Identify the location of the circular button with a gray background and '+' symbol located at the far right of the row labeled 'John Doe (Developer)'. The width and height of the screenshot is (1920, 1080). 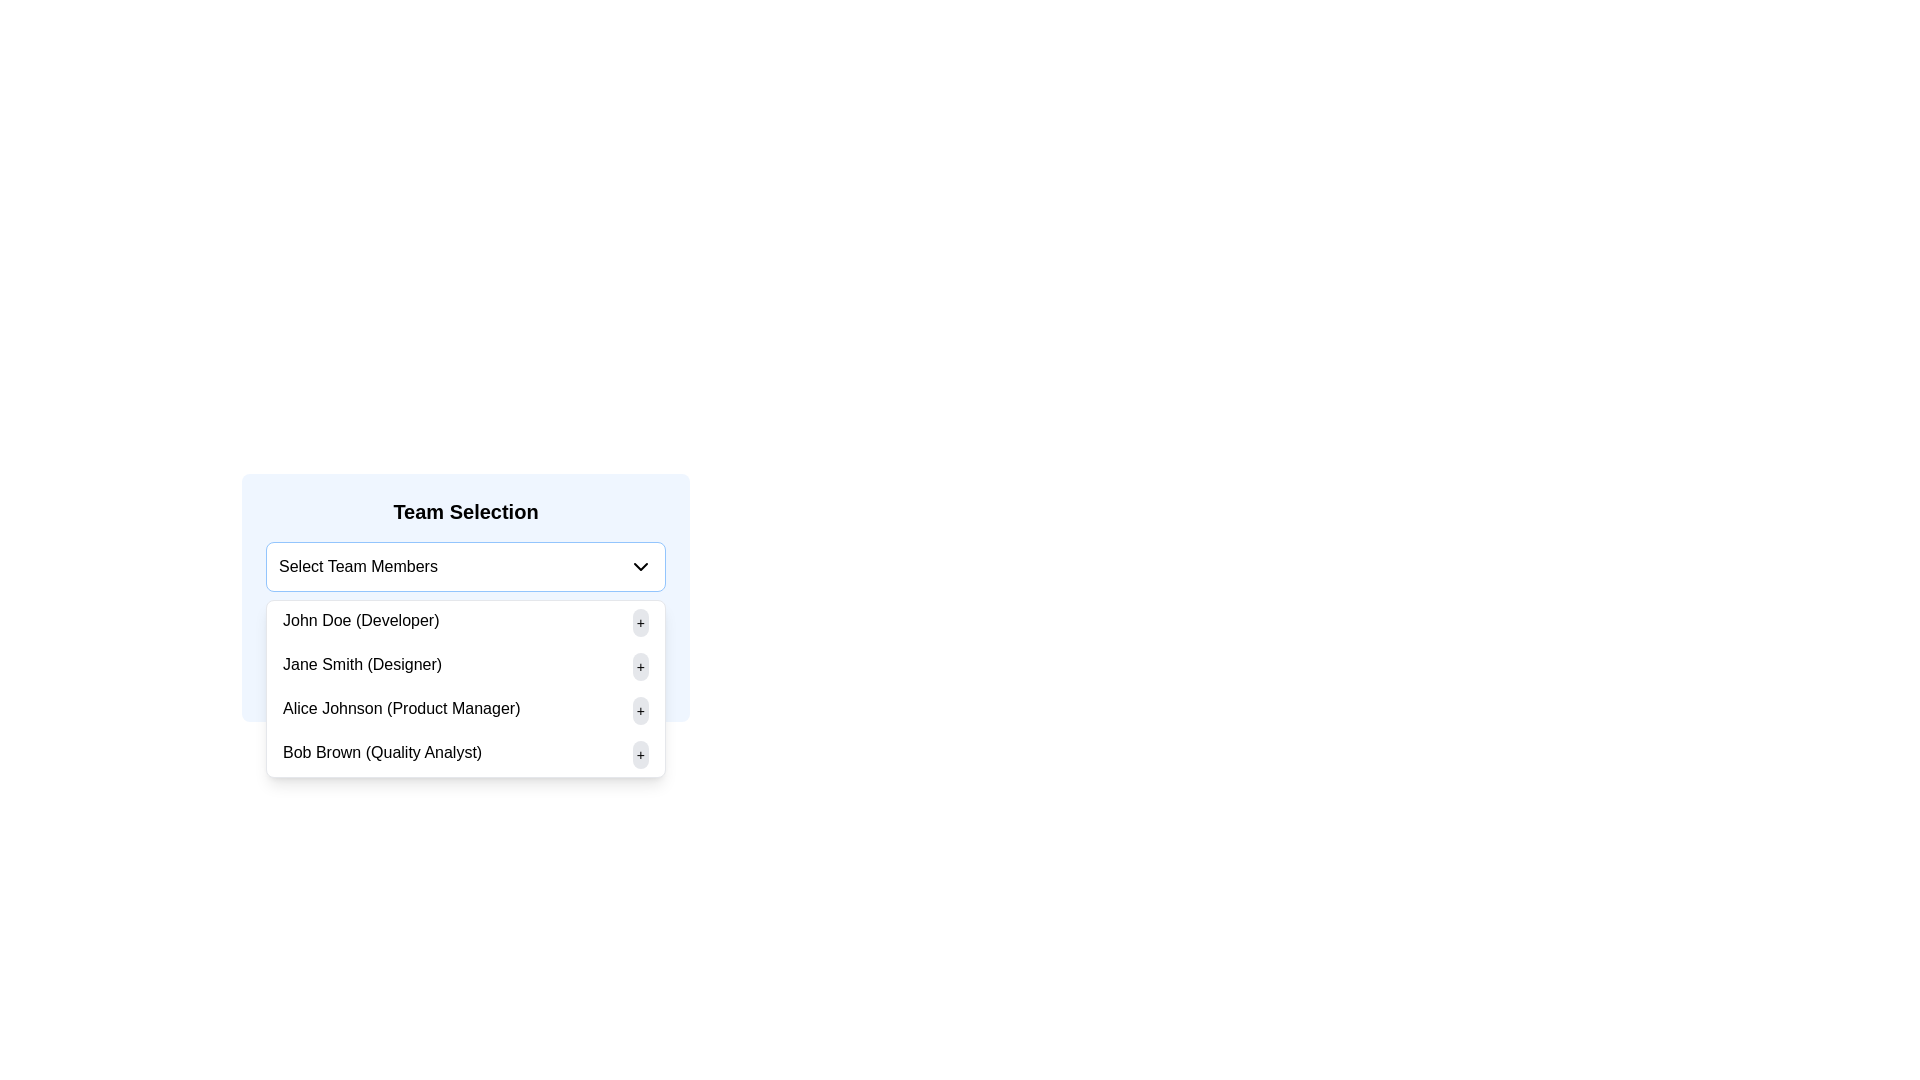
(640, 622).